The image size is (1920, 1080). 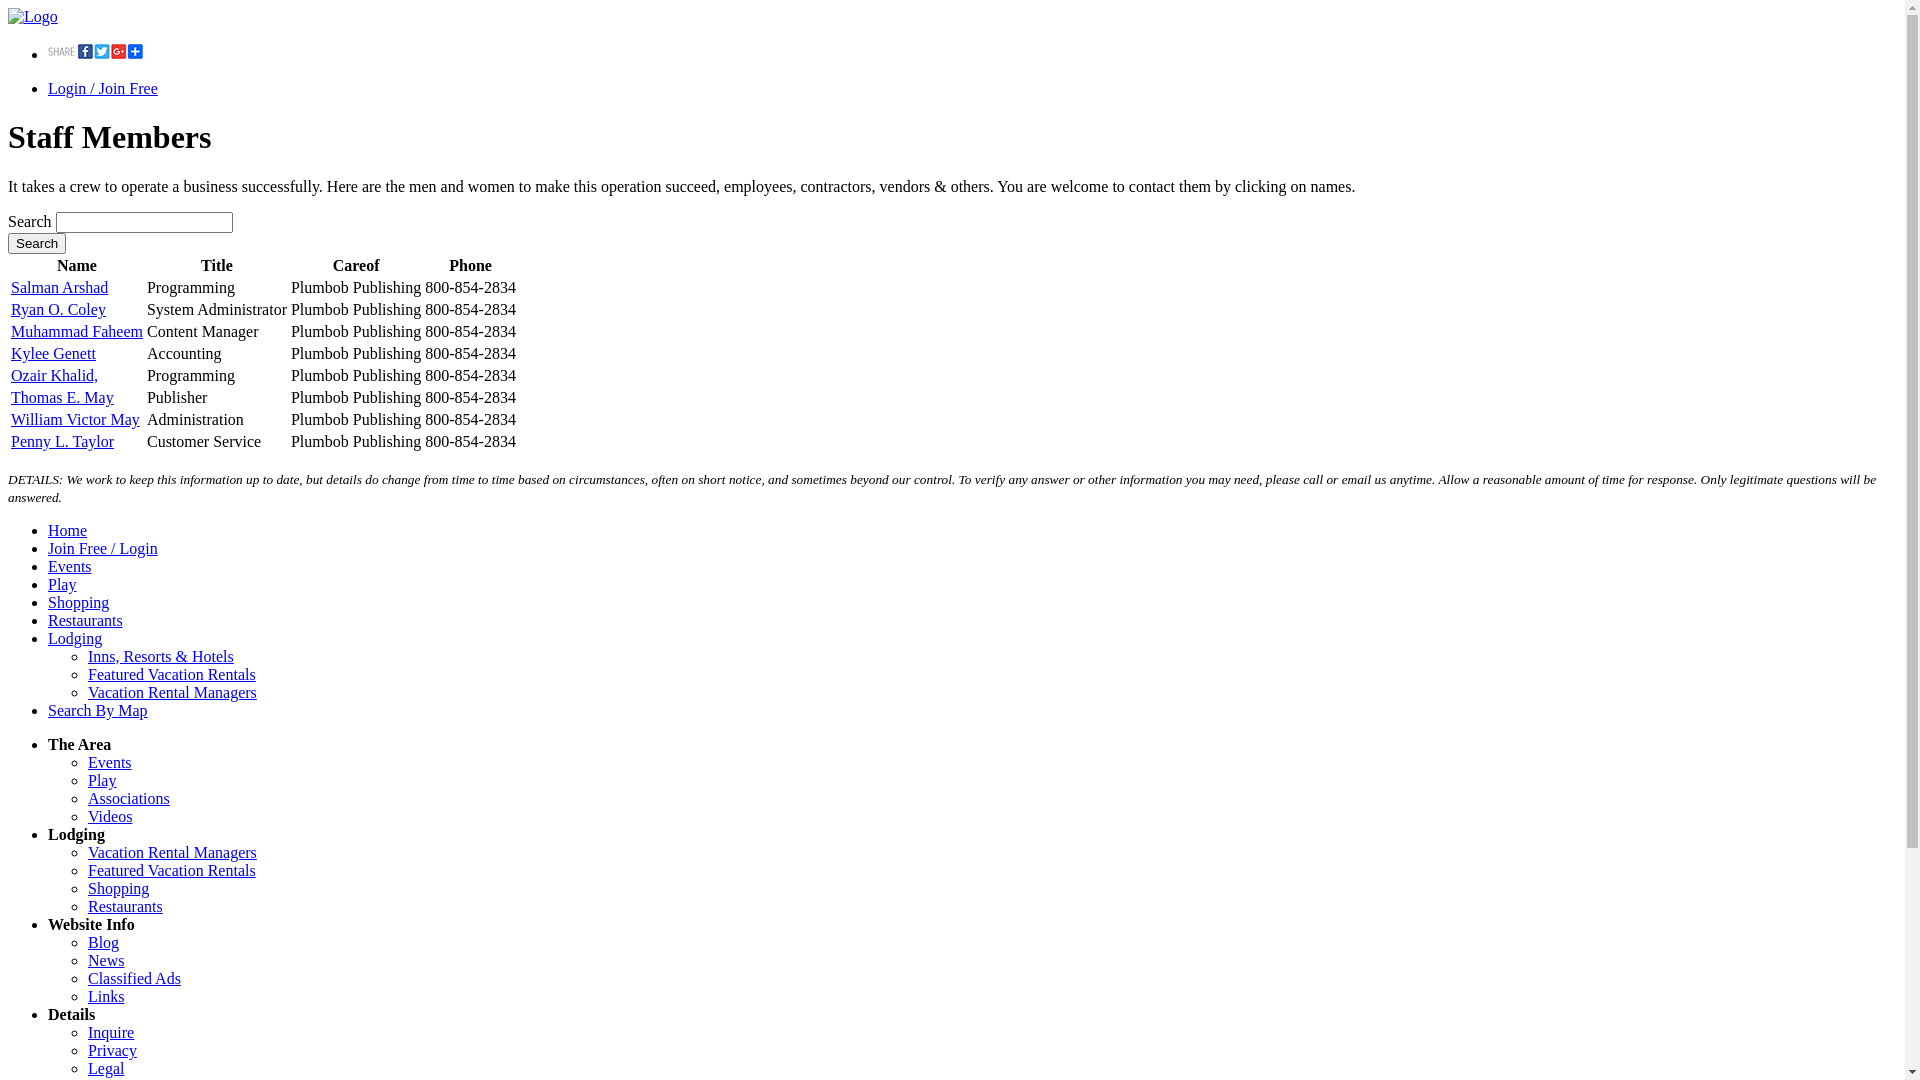 I want to click on 'William Victor May', so click(x=75, y=418).